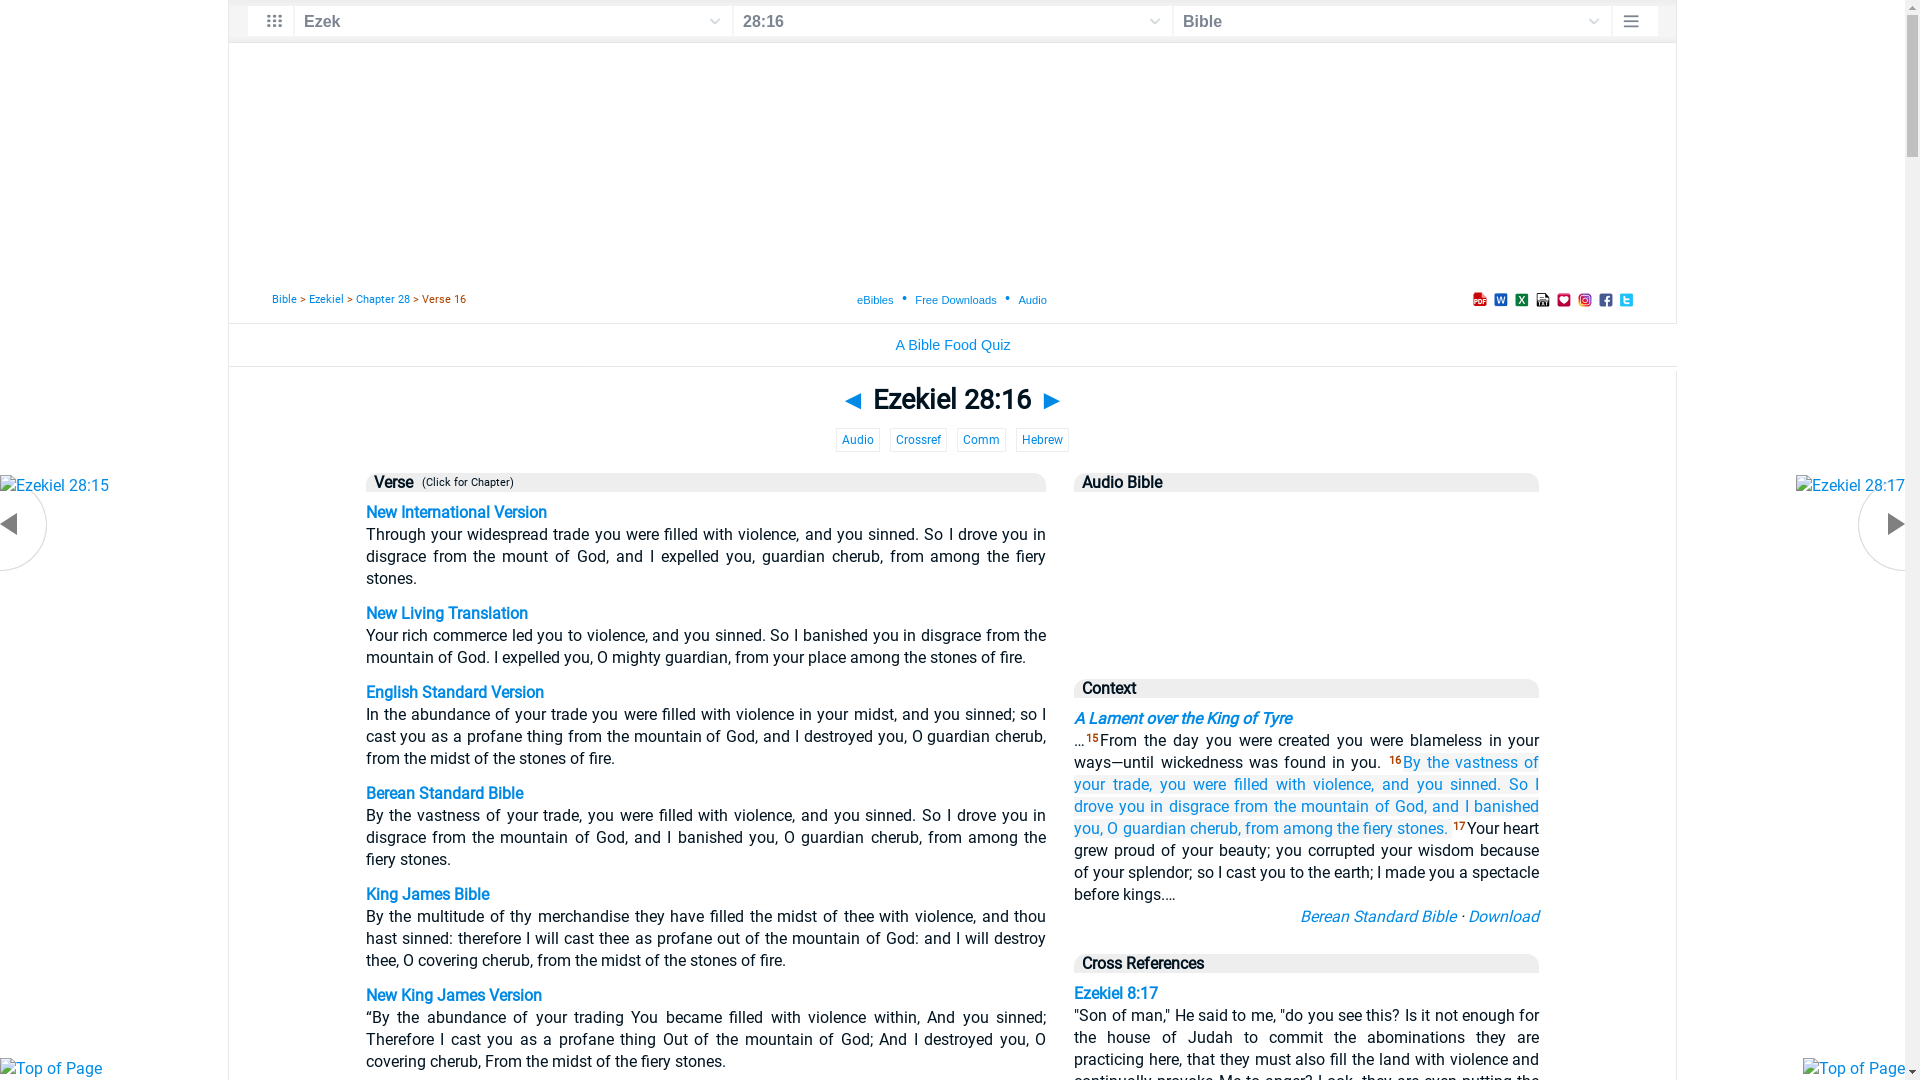 The image size is (1920, 1080). I want to click on 'with violence,', so click(1325, 783).